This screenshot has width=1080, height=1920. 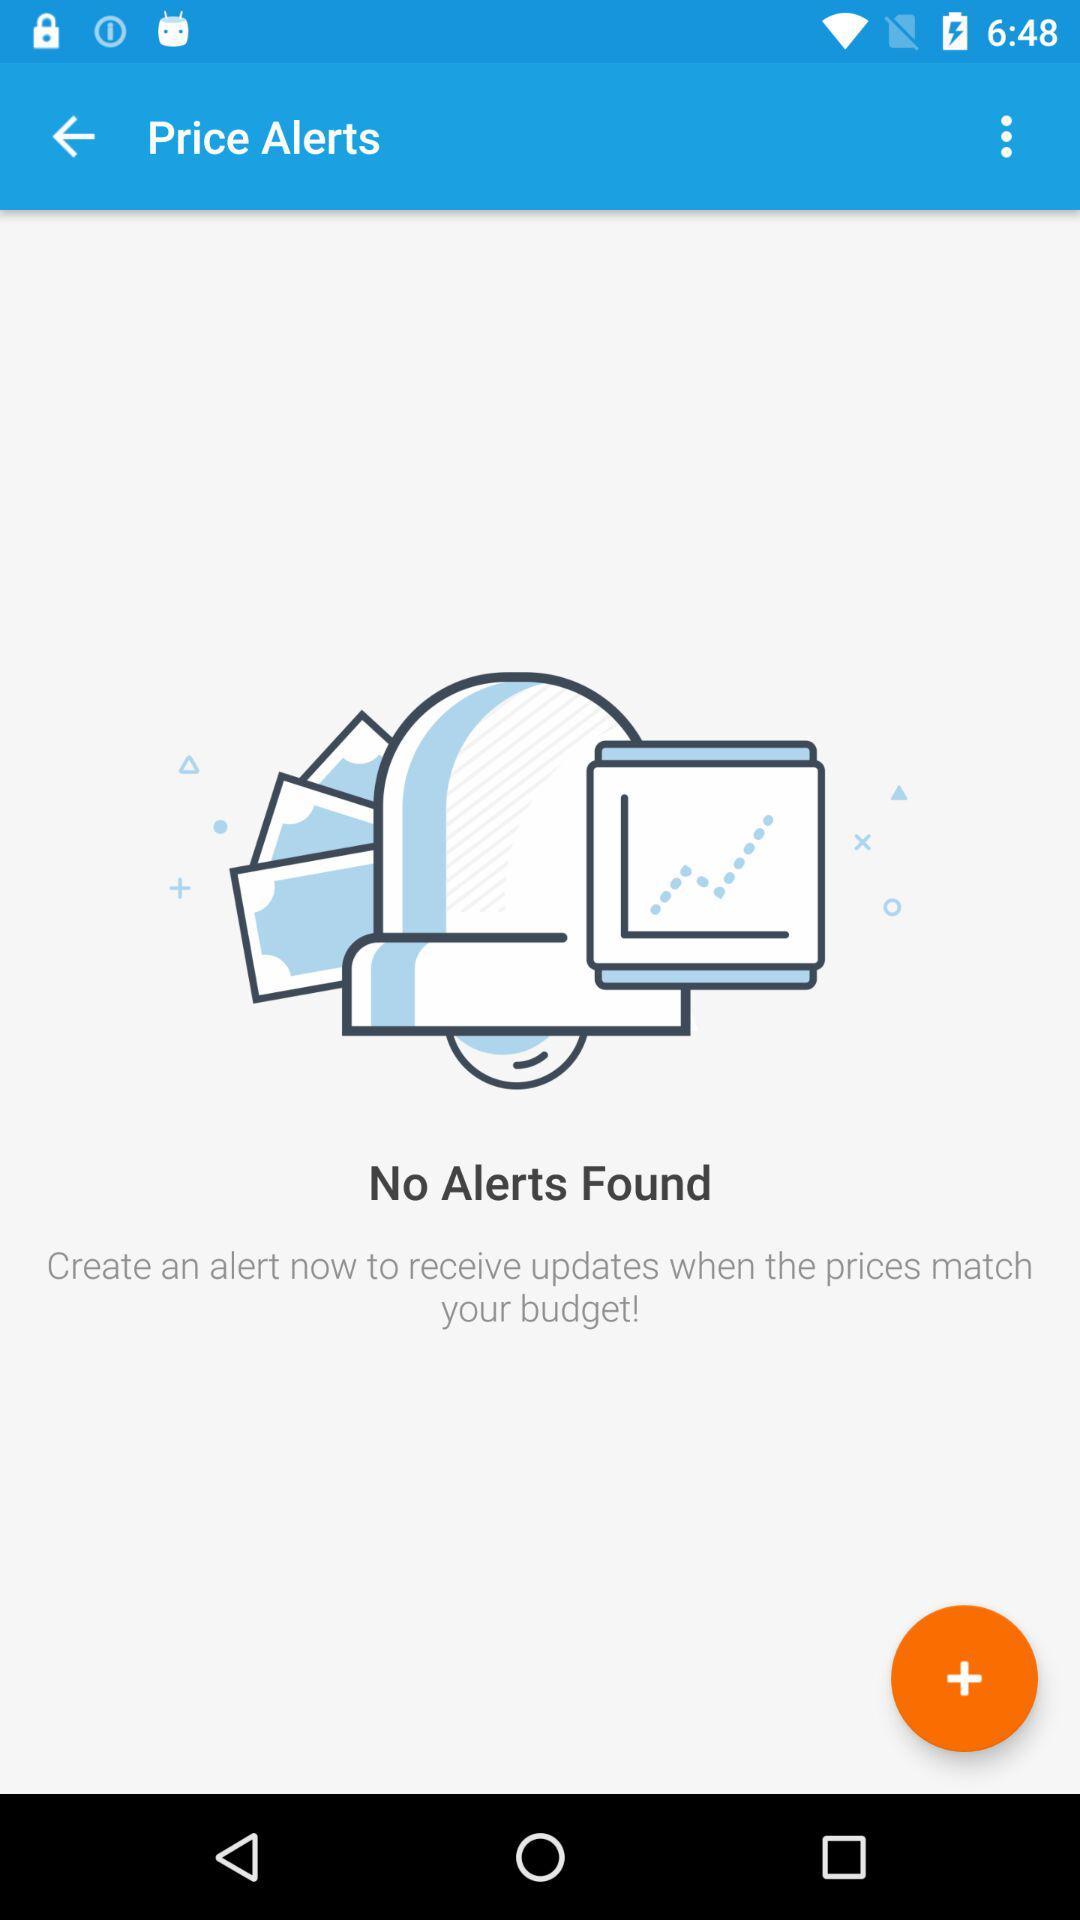 What do you see at coordinates (72, 135) in the screenshot?
I see `item next to the price alerts` at bounding box center [72, 135].